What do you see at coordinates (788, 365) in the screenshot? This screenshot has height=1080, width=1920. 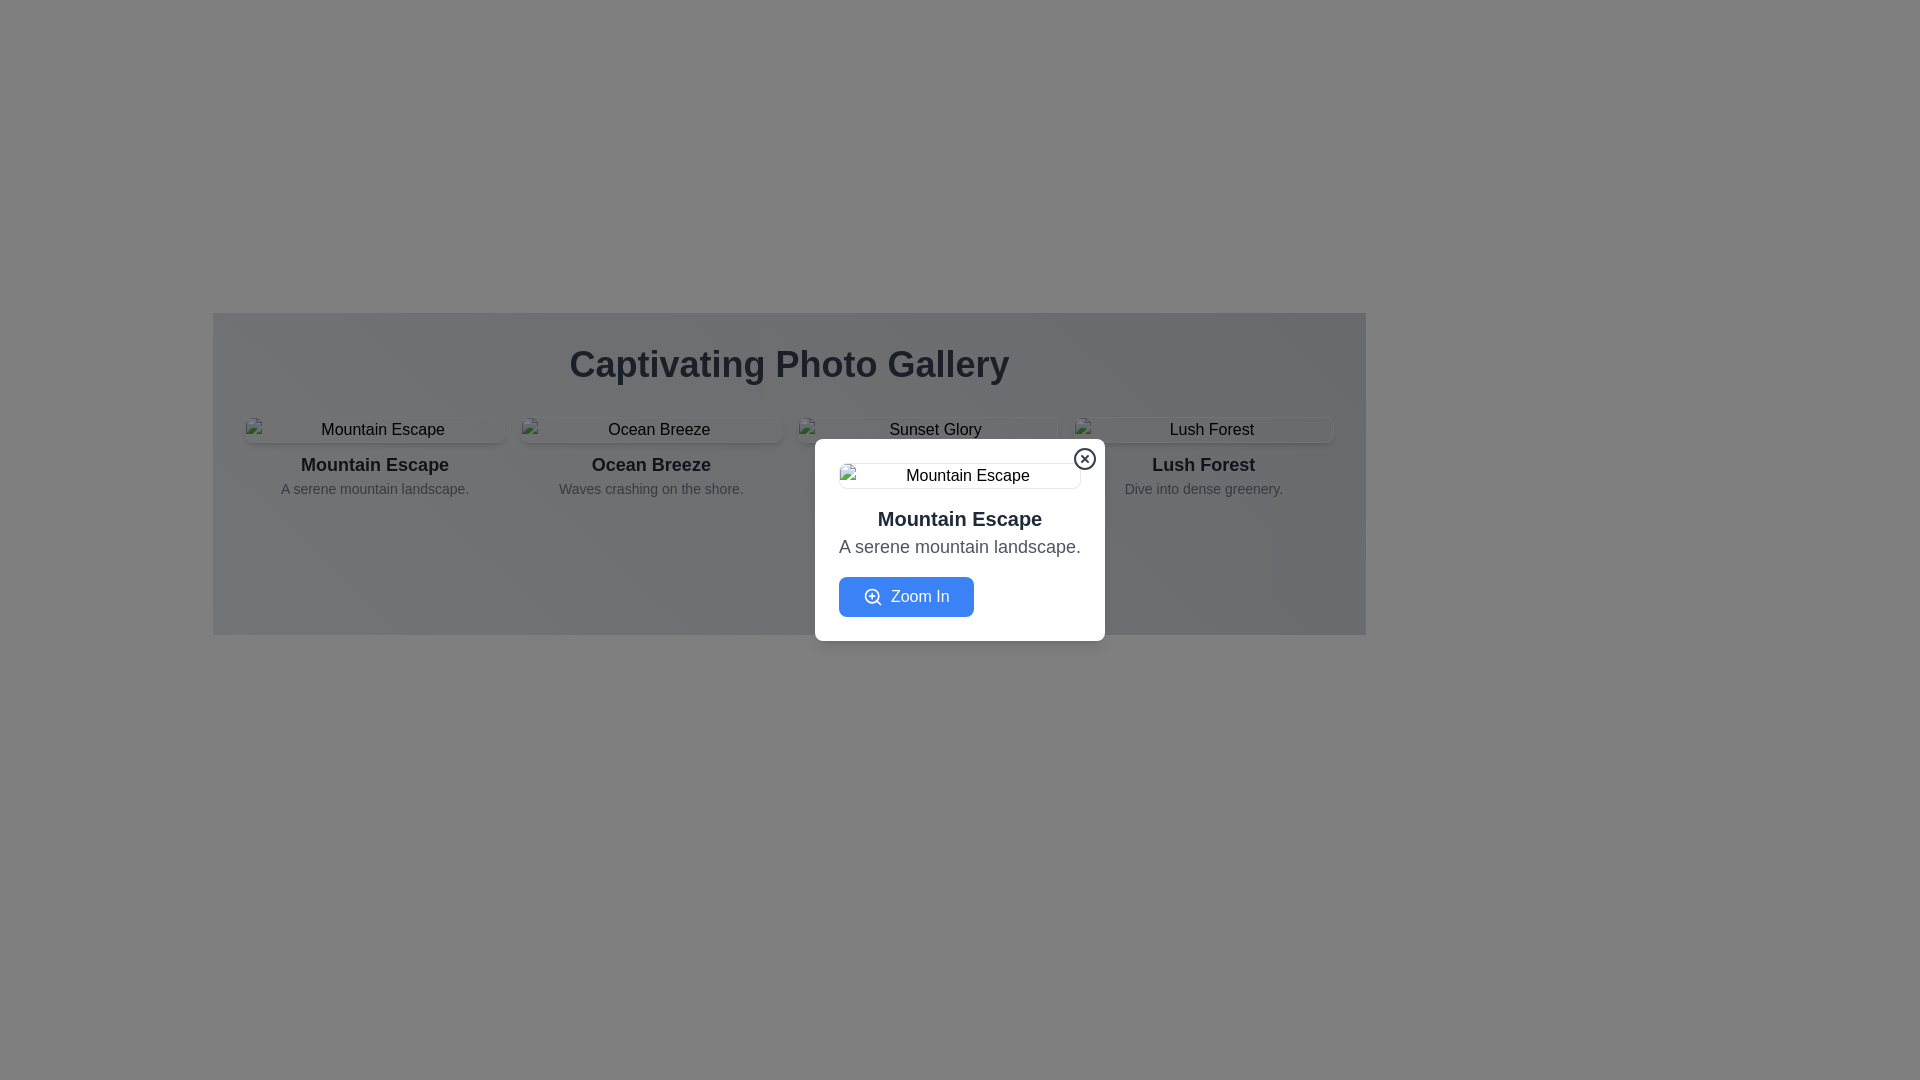 I see `the Heading text element that serves as the title for the photo gallery to check for any tooltip appearance` at bounding box center [788, 365].